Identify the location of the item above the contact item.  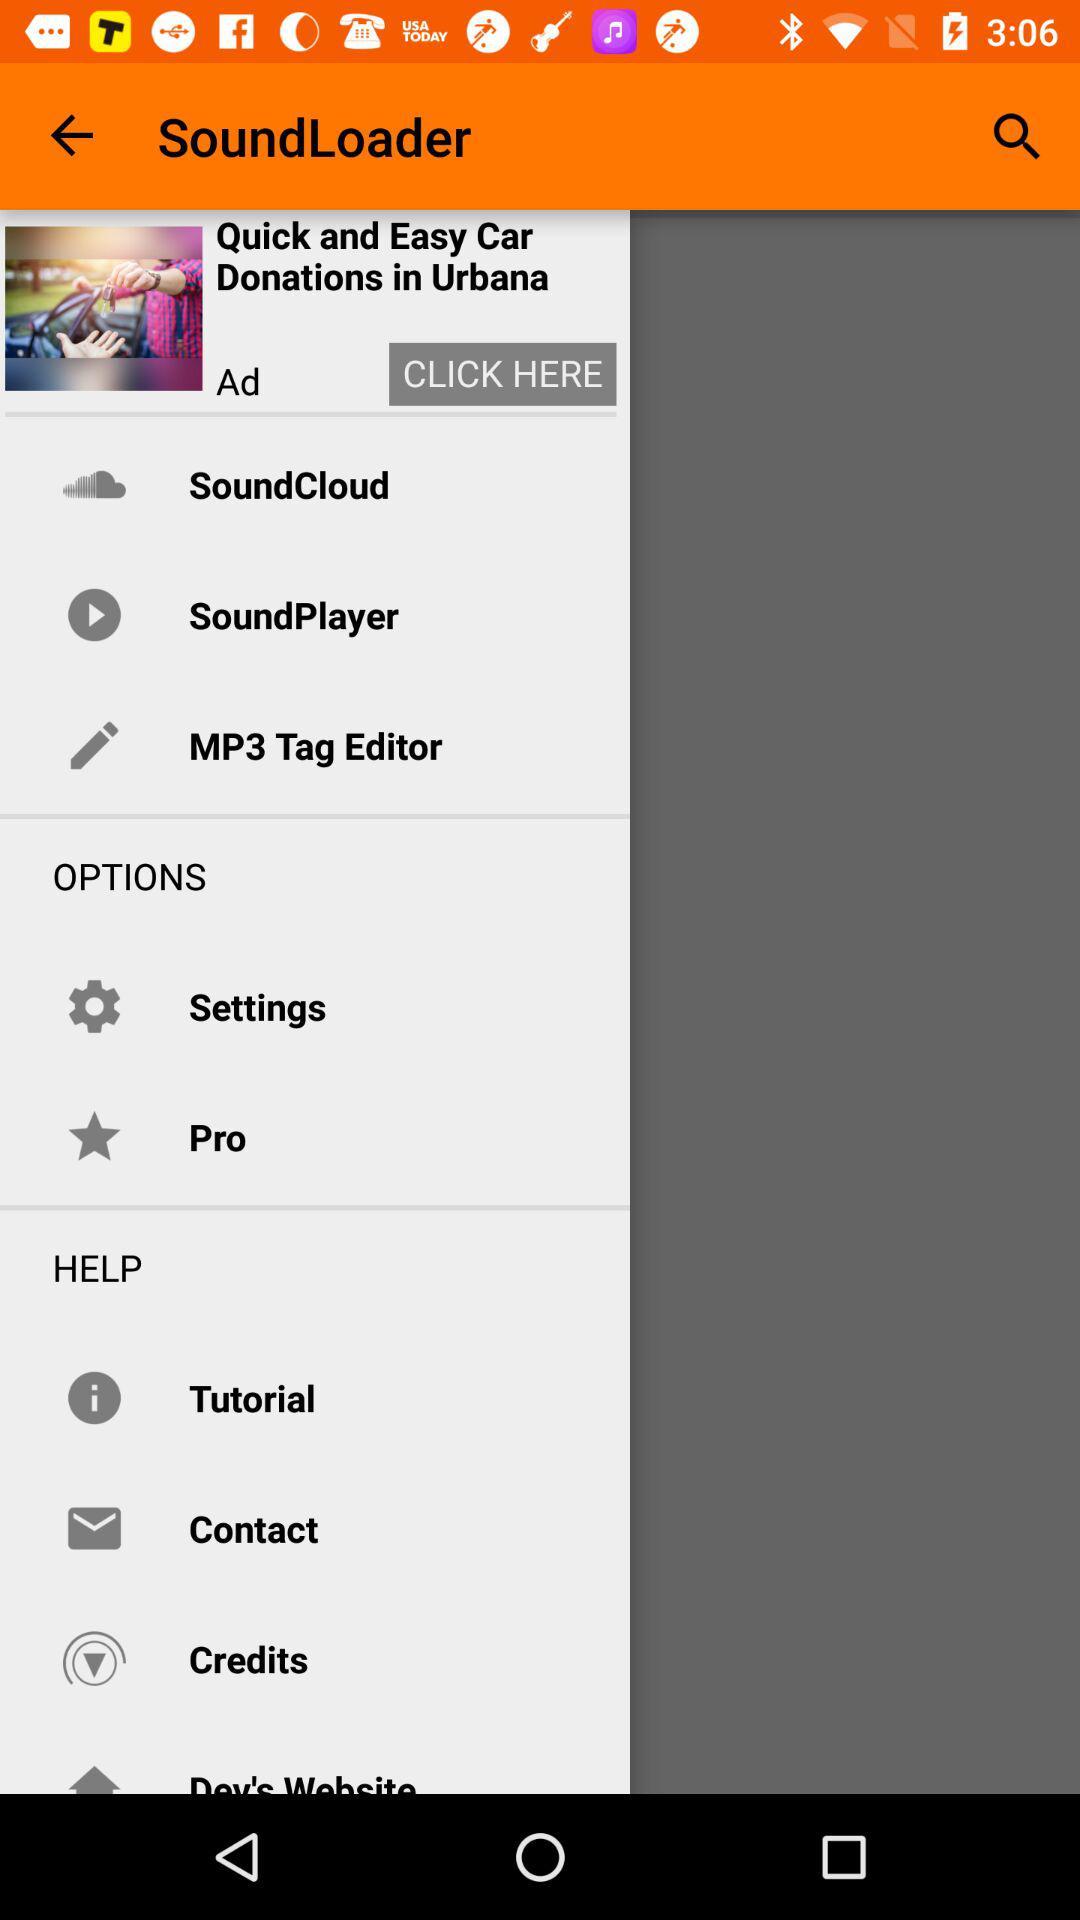
(251, 1396).